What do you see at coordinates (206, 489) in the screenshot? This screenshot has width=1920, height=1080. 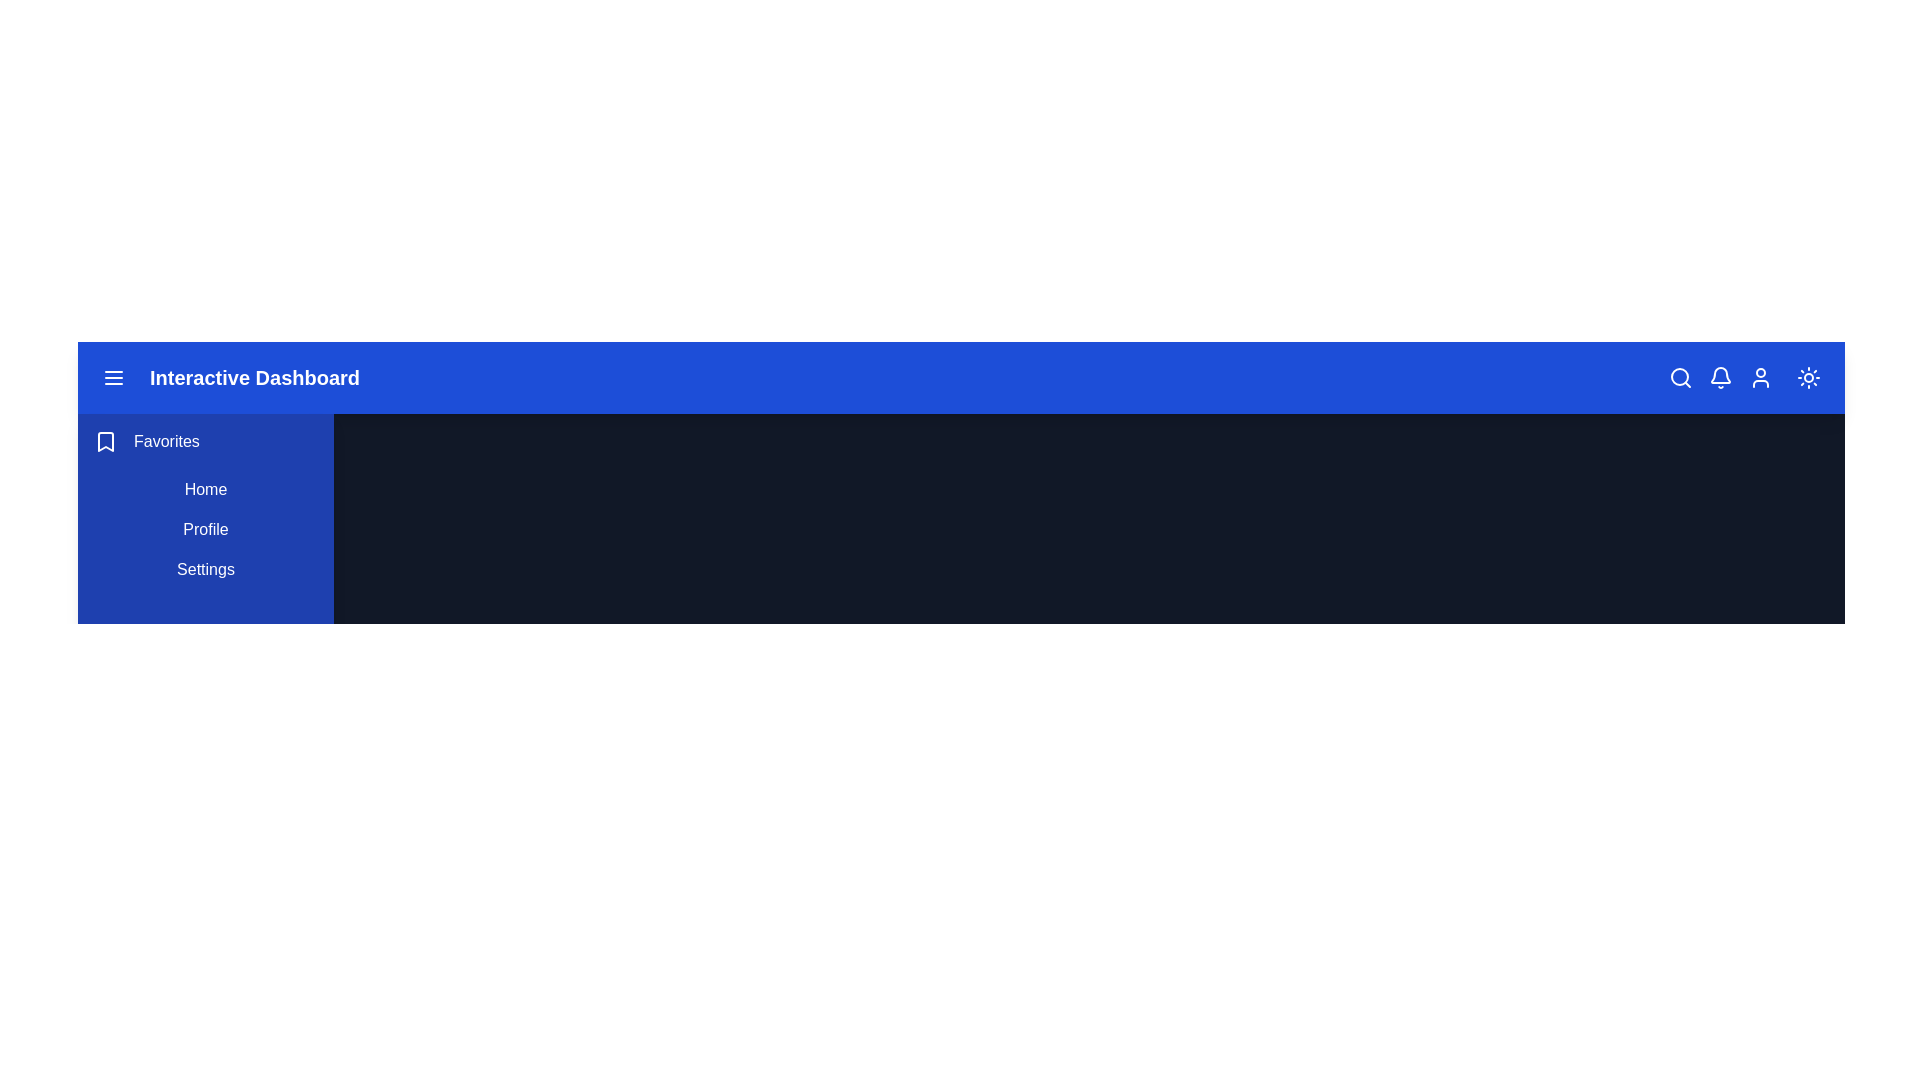 I see `the 'Home' menu item in the sidebar to navigate to the Home section` at bounding box center [206, 489].